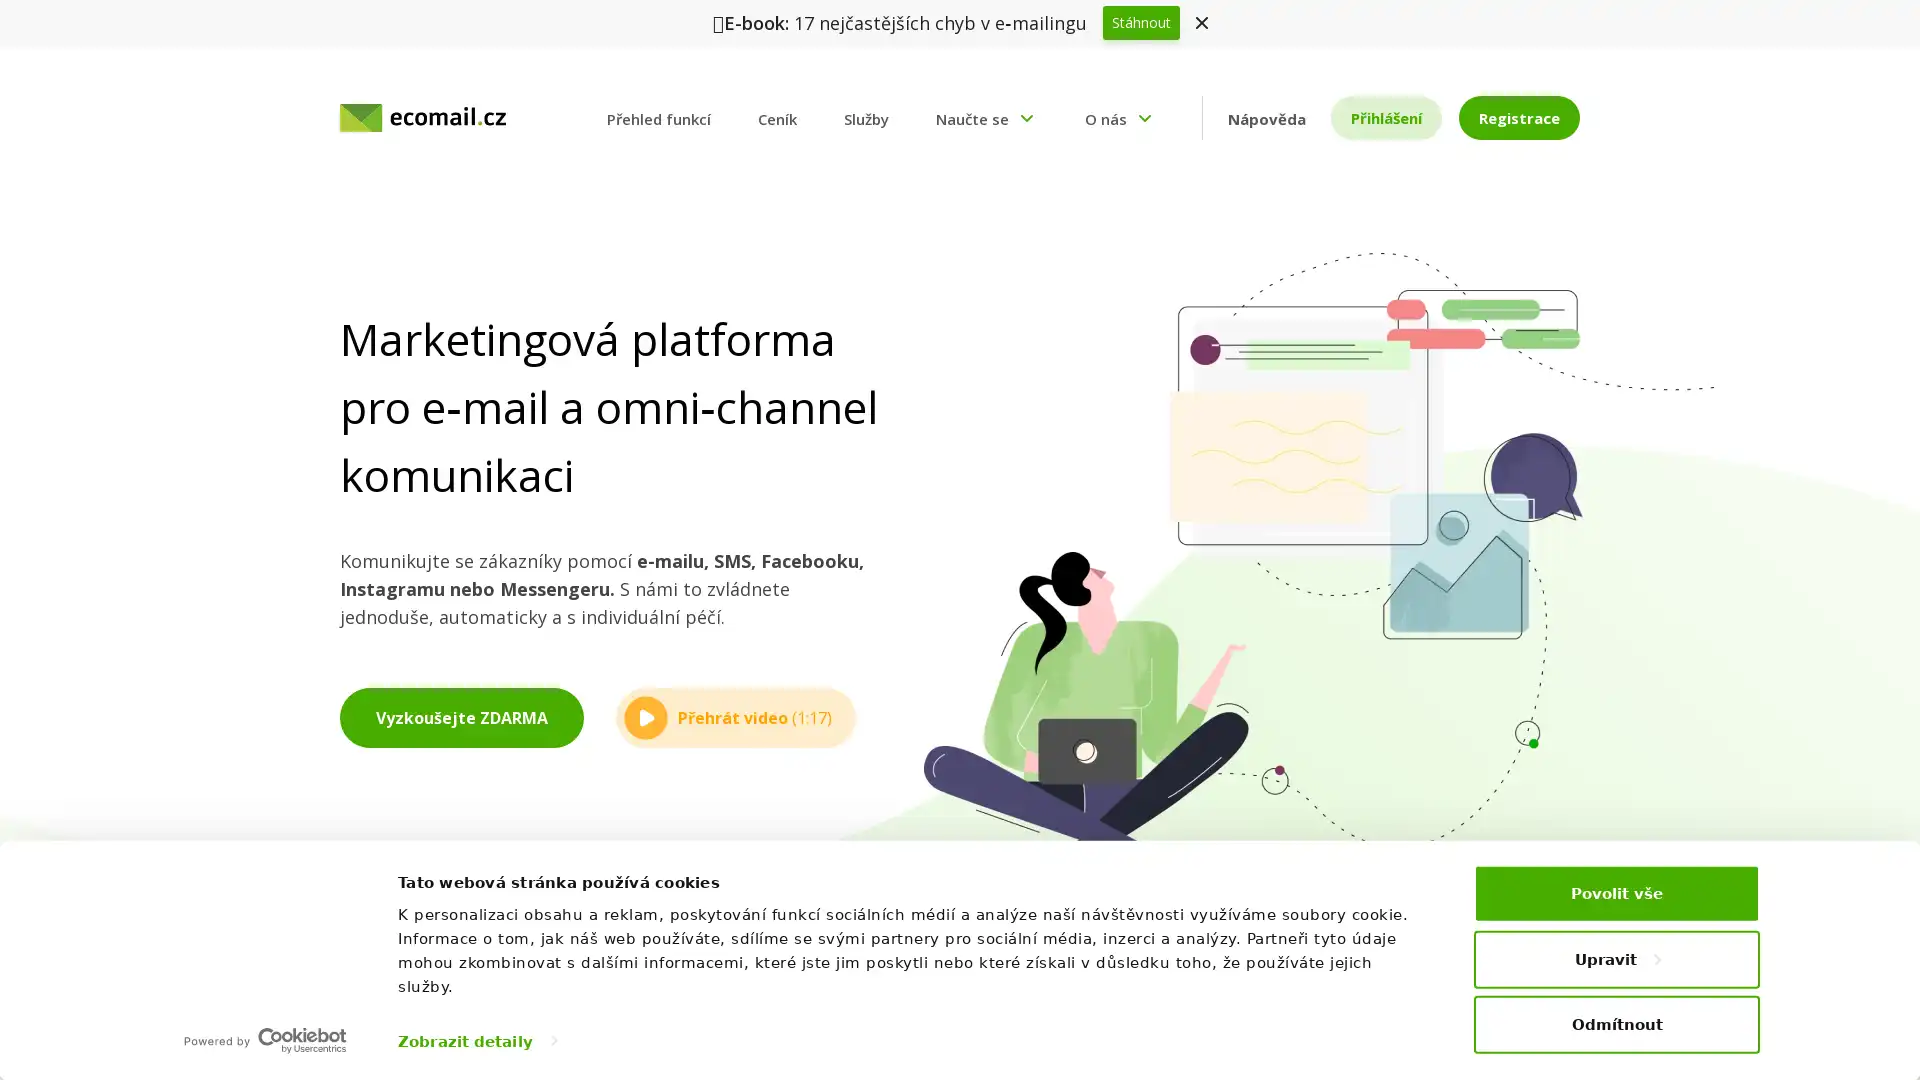  What do you see at coordinates (1617, 892) in the screenshot?
I see `Povolit vse` at bounding box center [1617, 892].